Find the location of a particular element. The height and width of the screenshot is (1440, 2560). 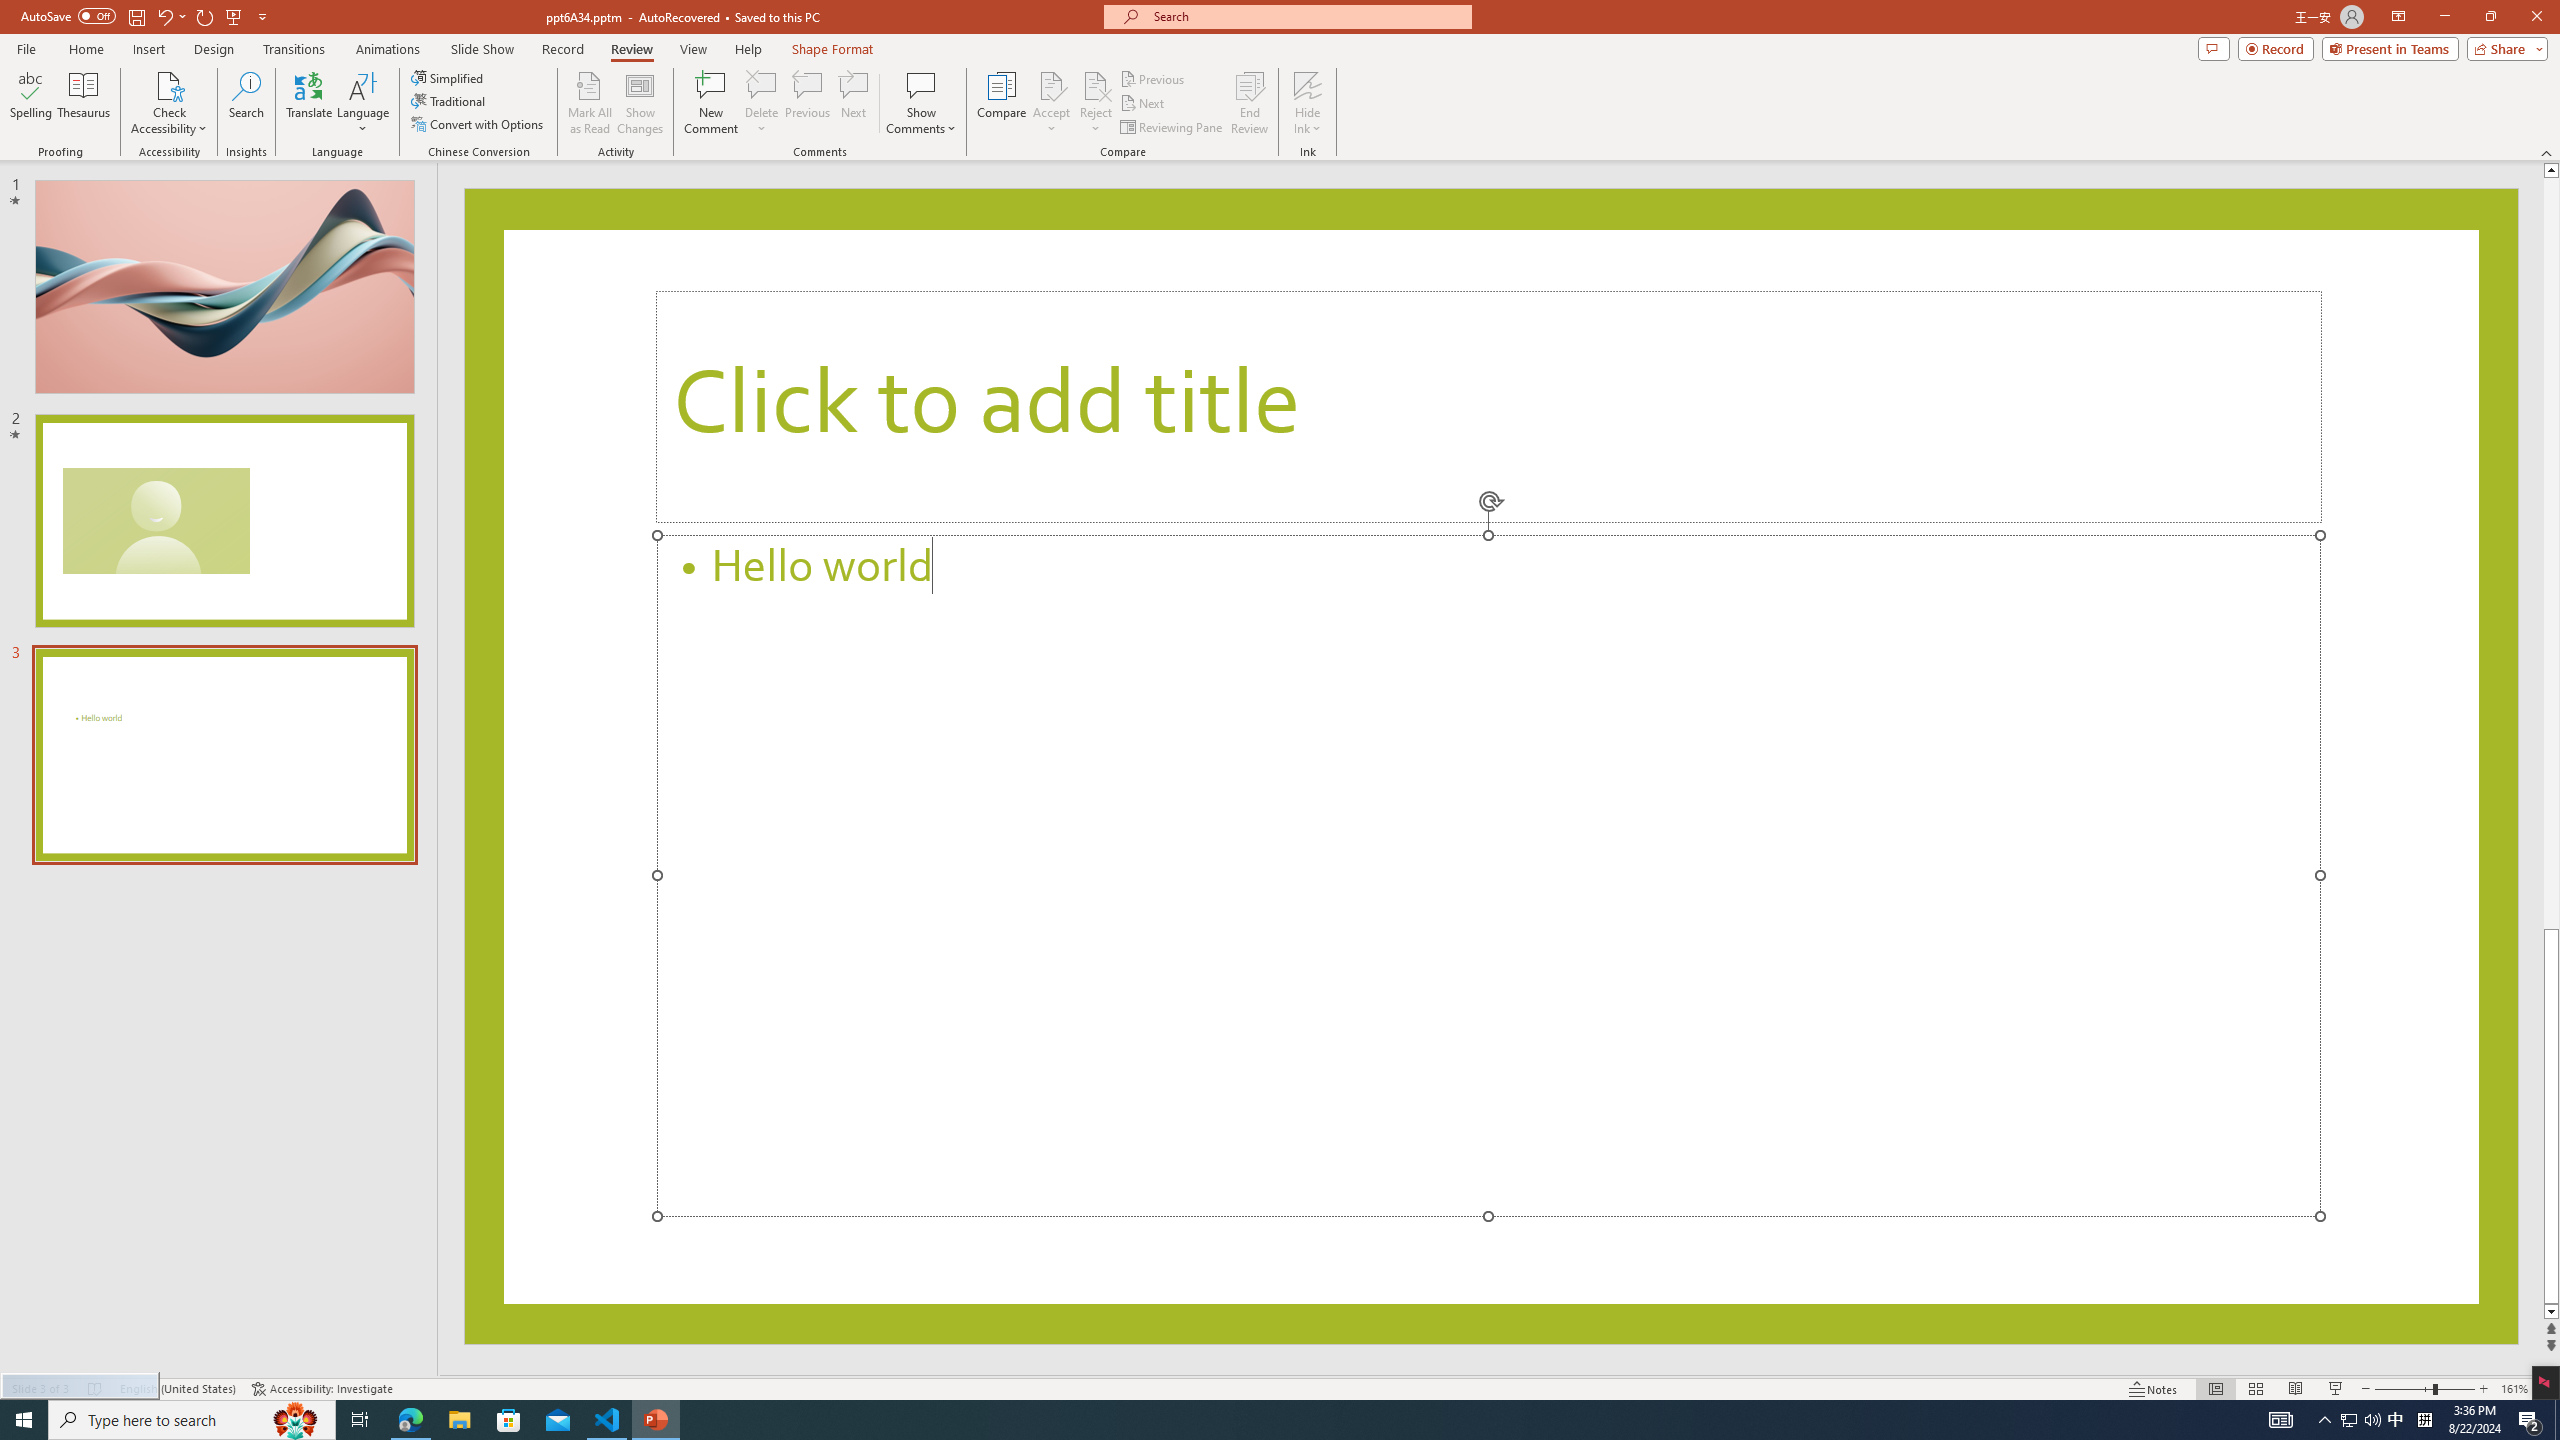

'Check Accessibility' is located at coordinates (167, 103).